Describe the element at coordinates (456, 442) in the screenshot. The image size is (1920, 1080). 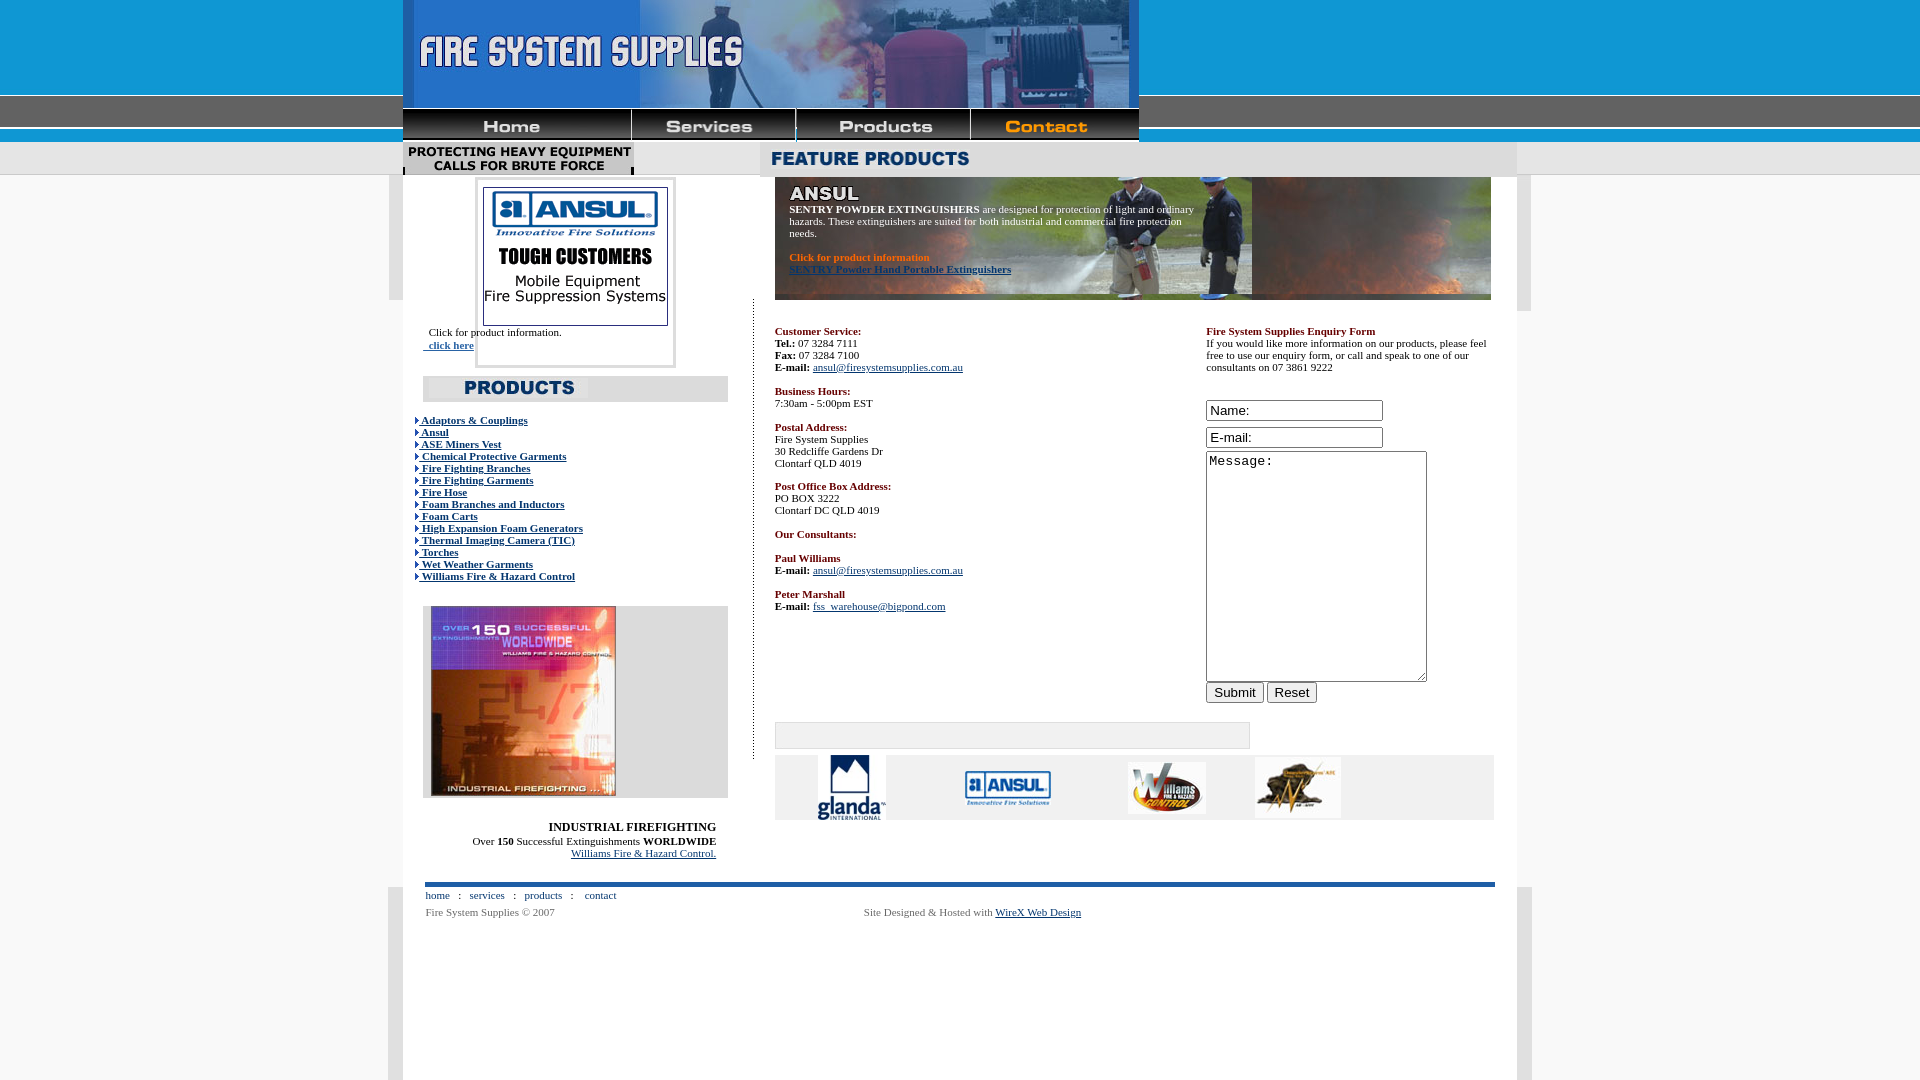
I see `' ASE Miners Vest'` at that location.